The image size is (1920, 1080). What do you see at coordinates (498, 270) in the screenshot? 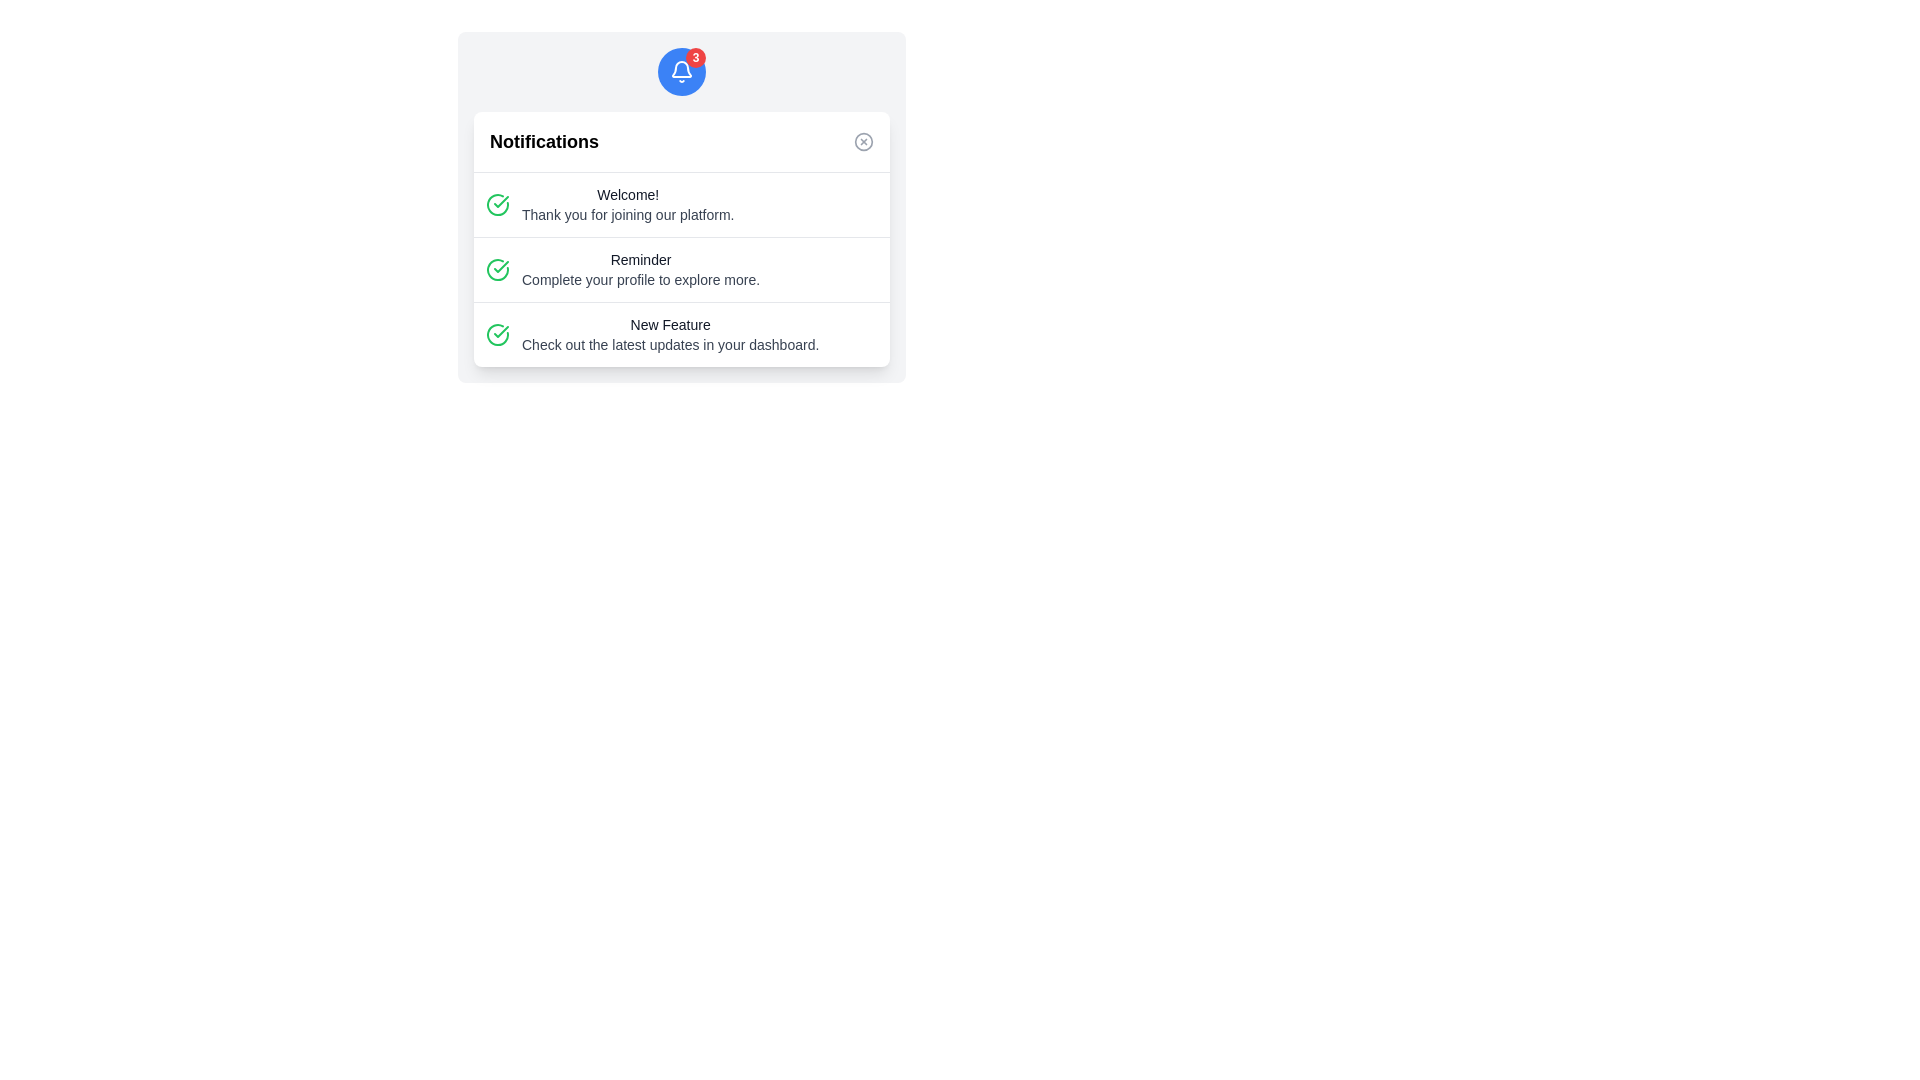
I see `the graphic icon representing the status of the notification titled 'Reminder', which indicates completion or acknowledgment` at bounding box center [498, 270].